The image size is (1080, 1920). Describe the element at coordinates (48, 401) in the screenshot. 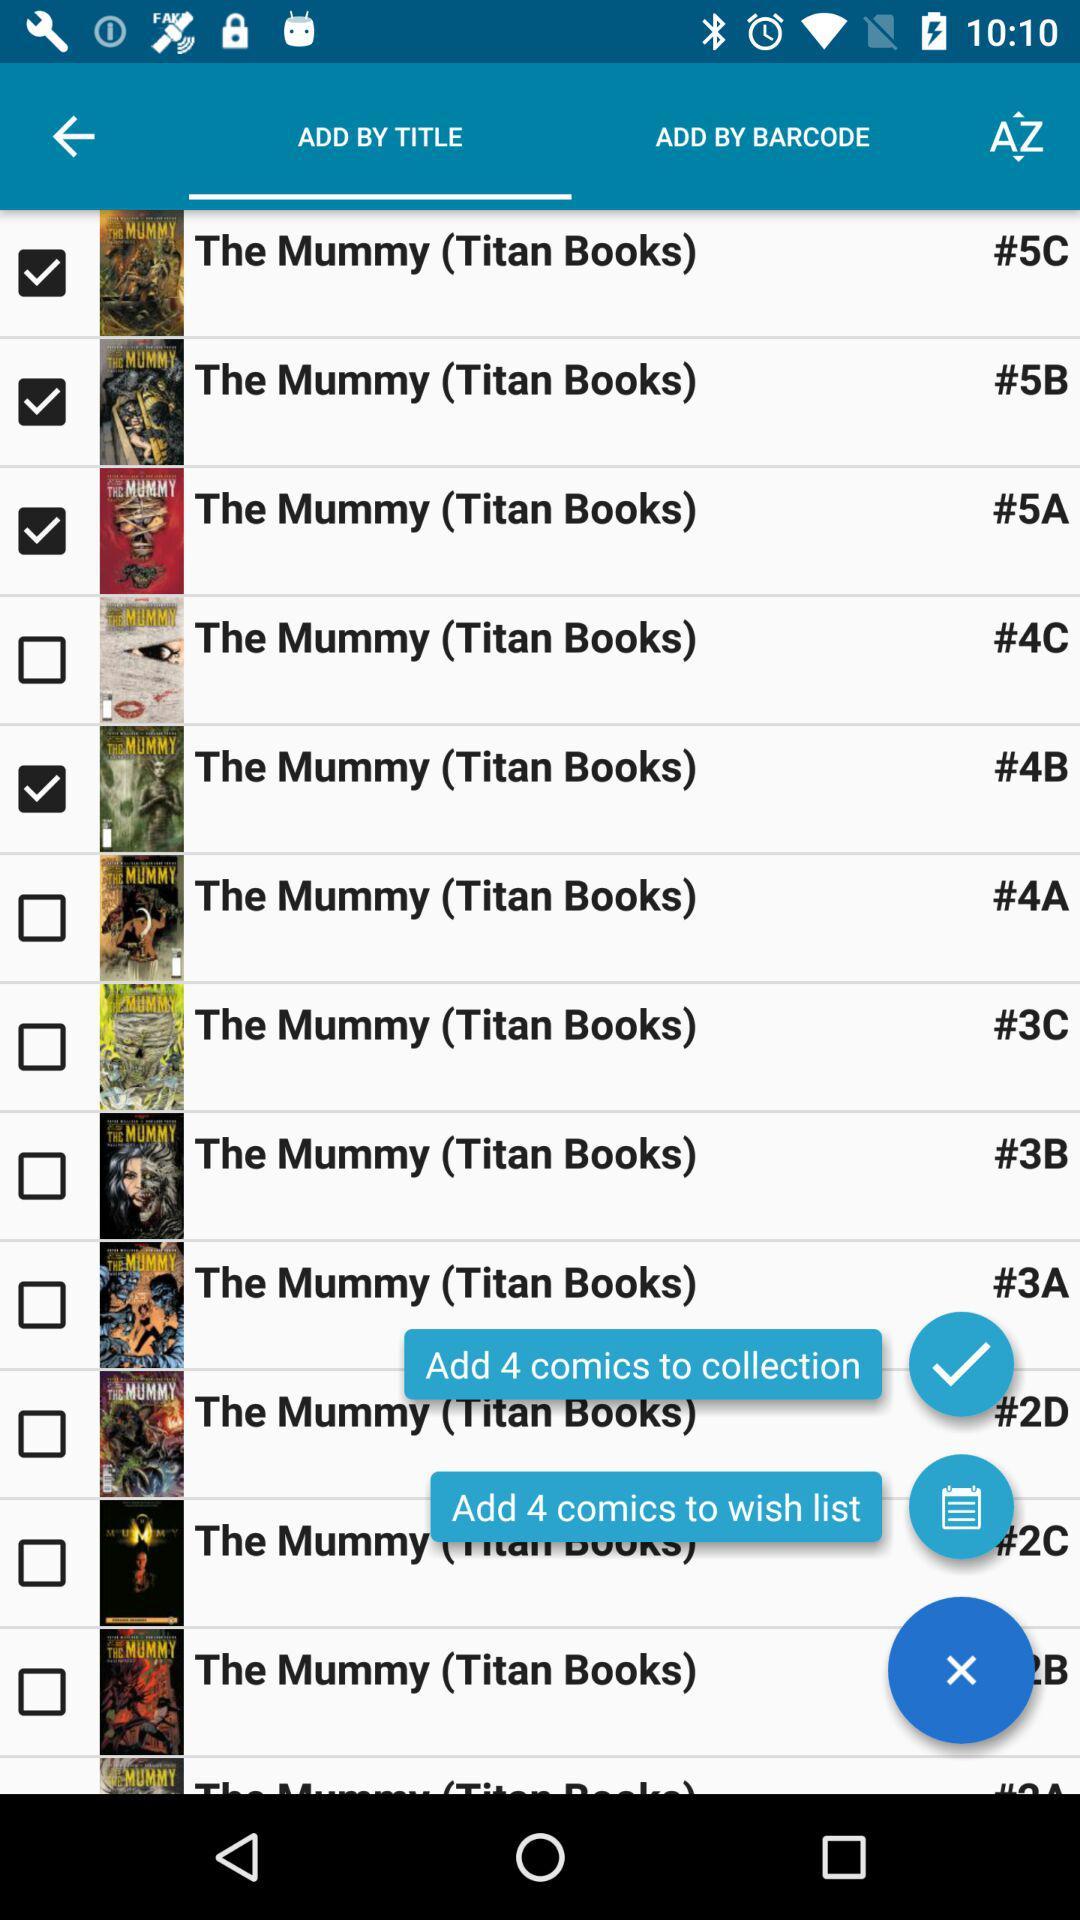

I see `box` at that location.